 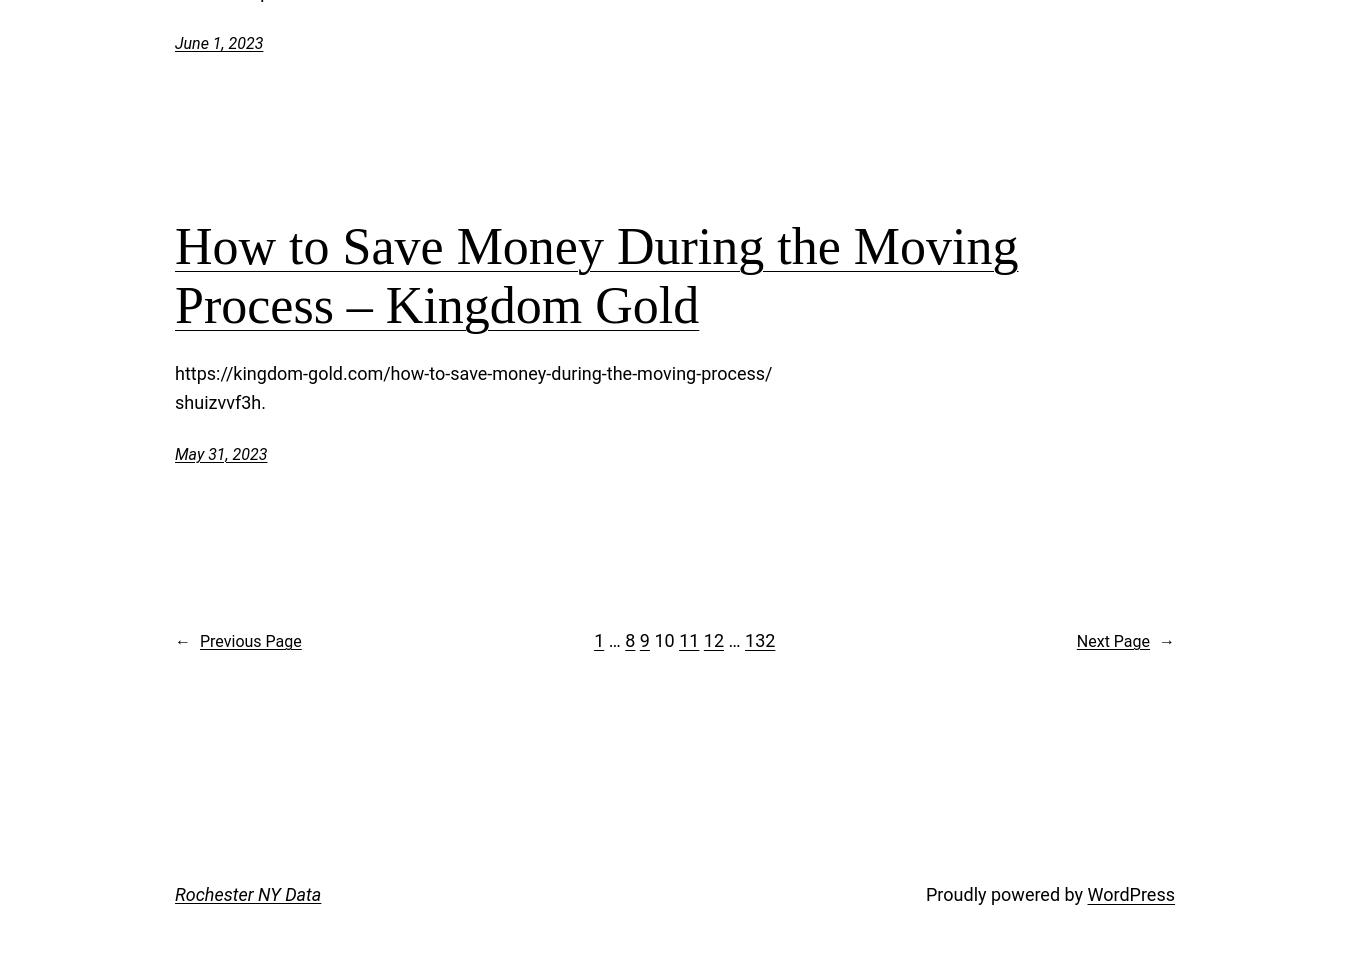 I want to click on 'May 31, 2023', so click(x=220, y=453).